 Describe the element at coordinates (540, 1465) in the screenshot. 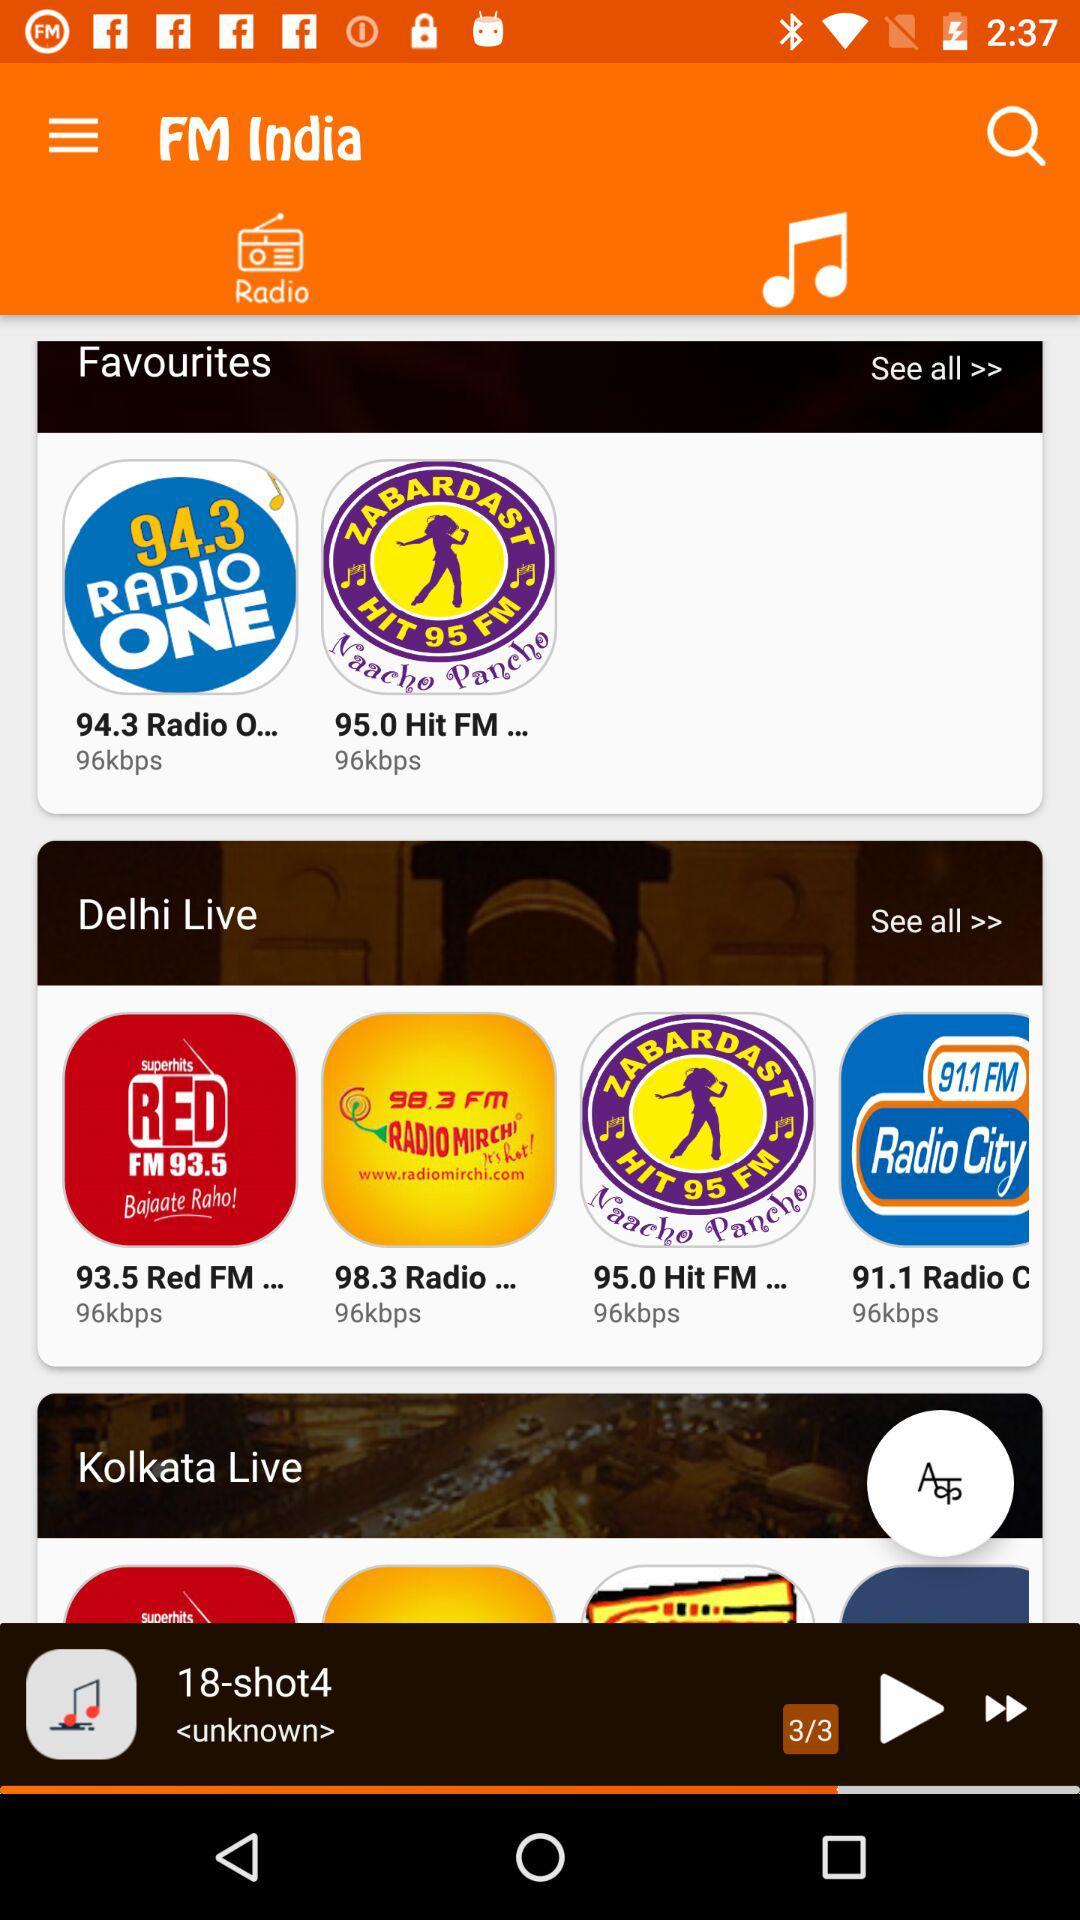

I see `the button which is having the text kolkata live` at that location.